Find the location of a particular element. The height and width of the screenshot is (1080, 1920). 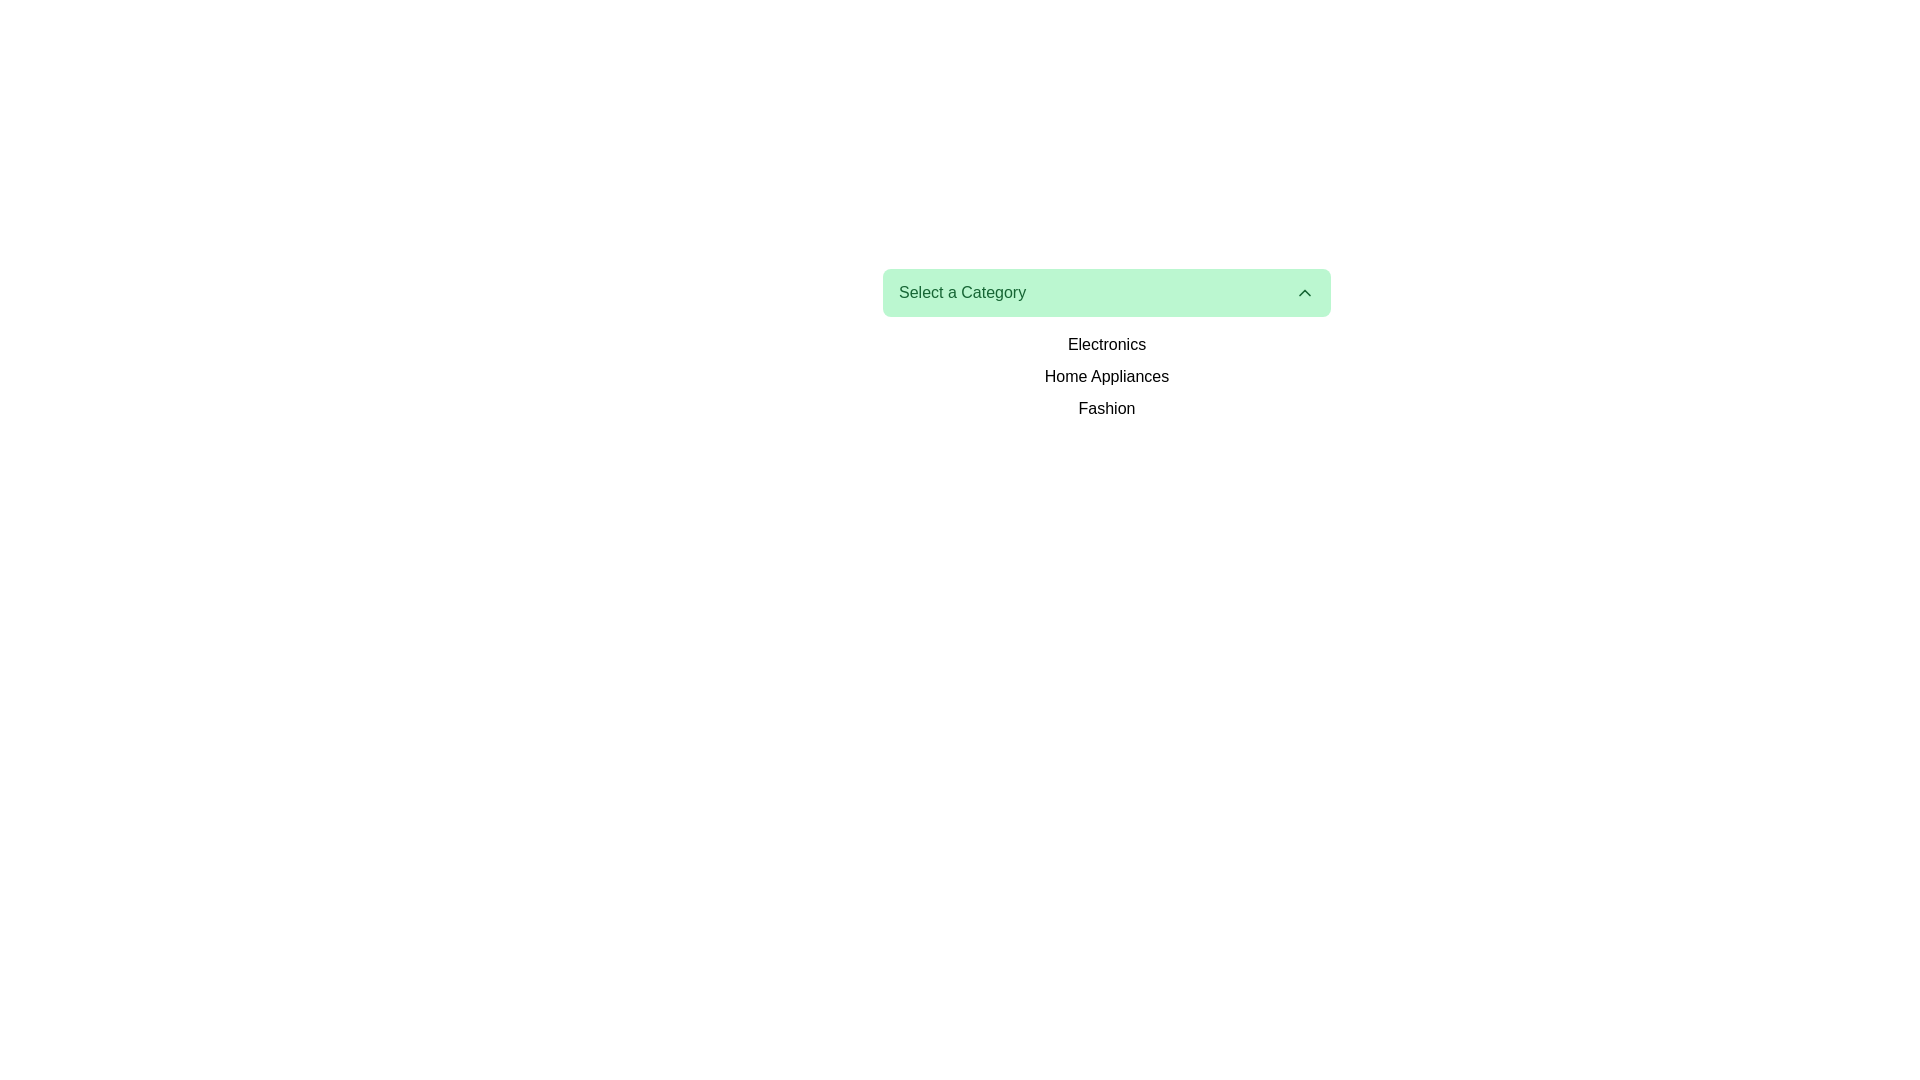

to select the 'Electronics' category from the dropdown menu located beneath the 'Select a Category' label is located at coordinates (1106, 342).